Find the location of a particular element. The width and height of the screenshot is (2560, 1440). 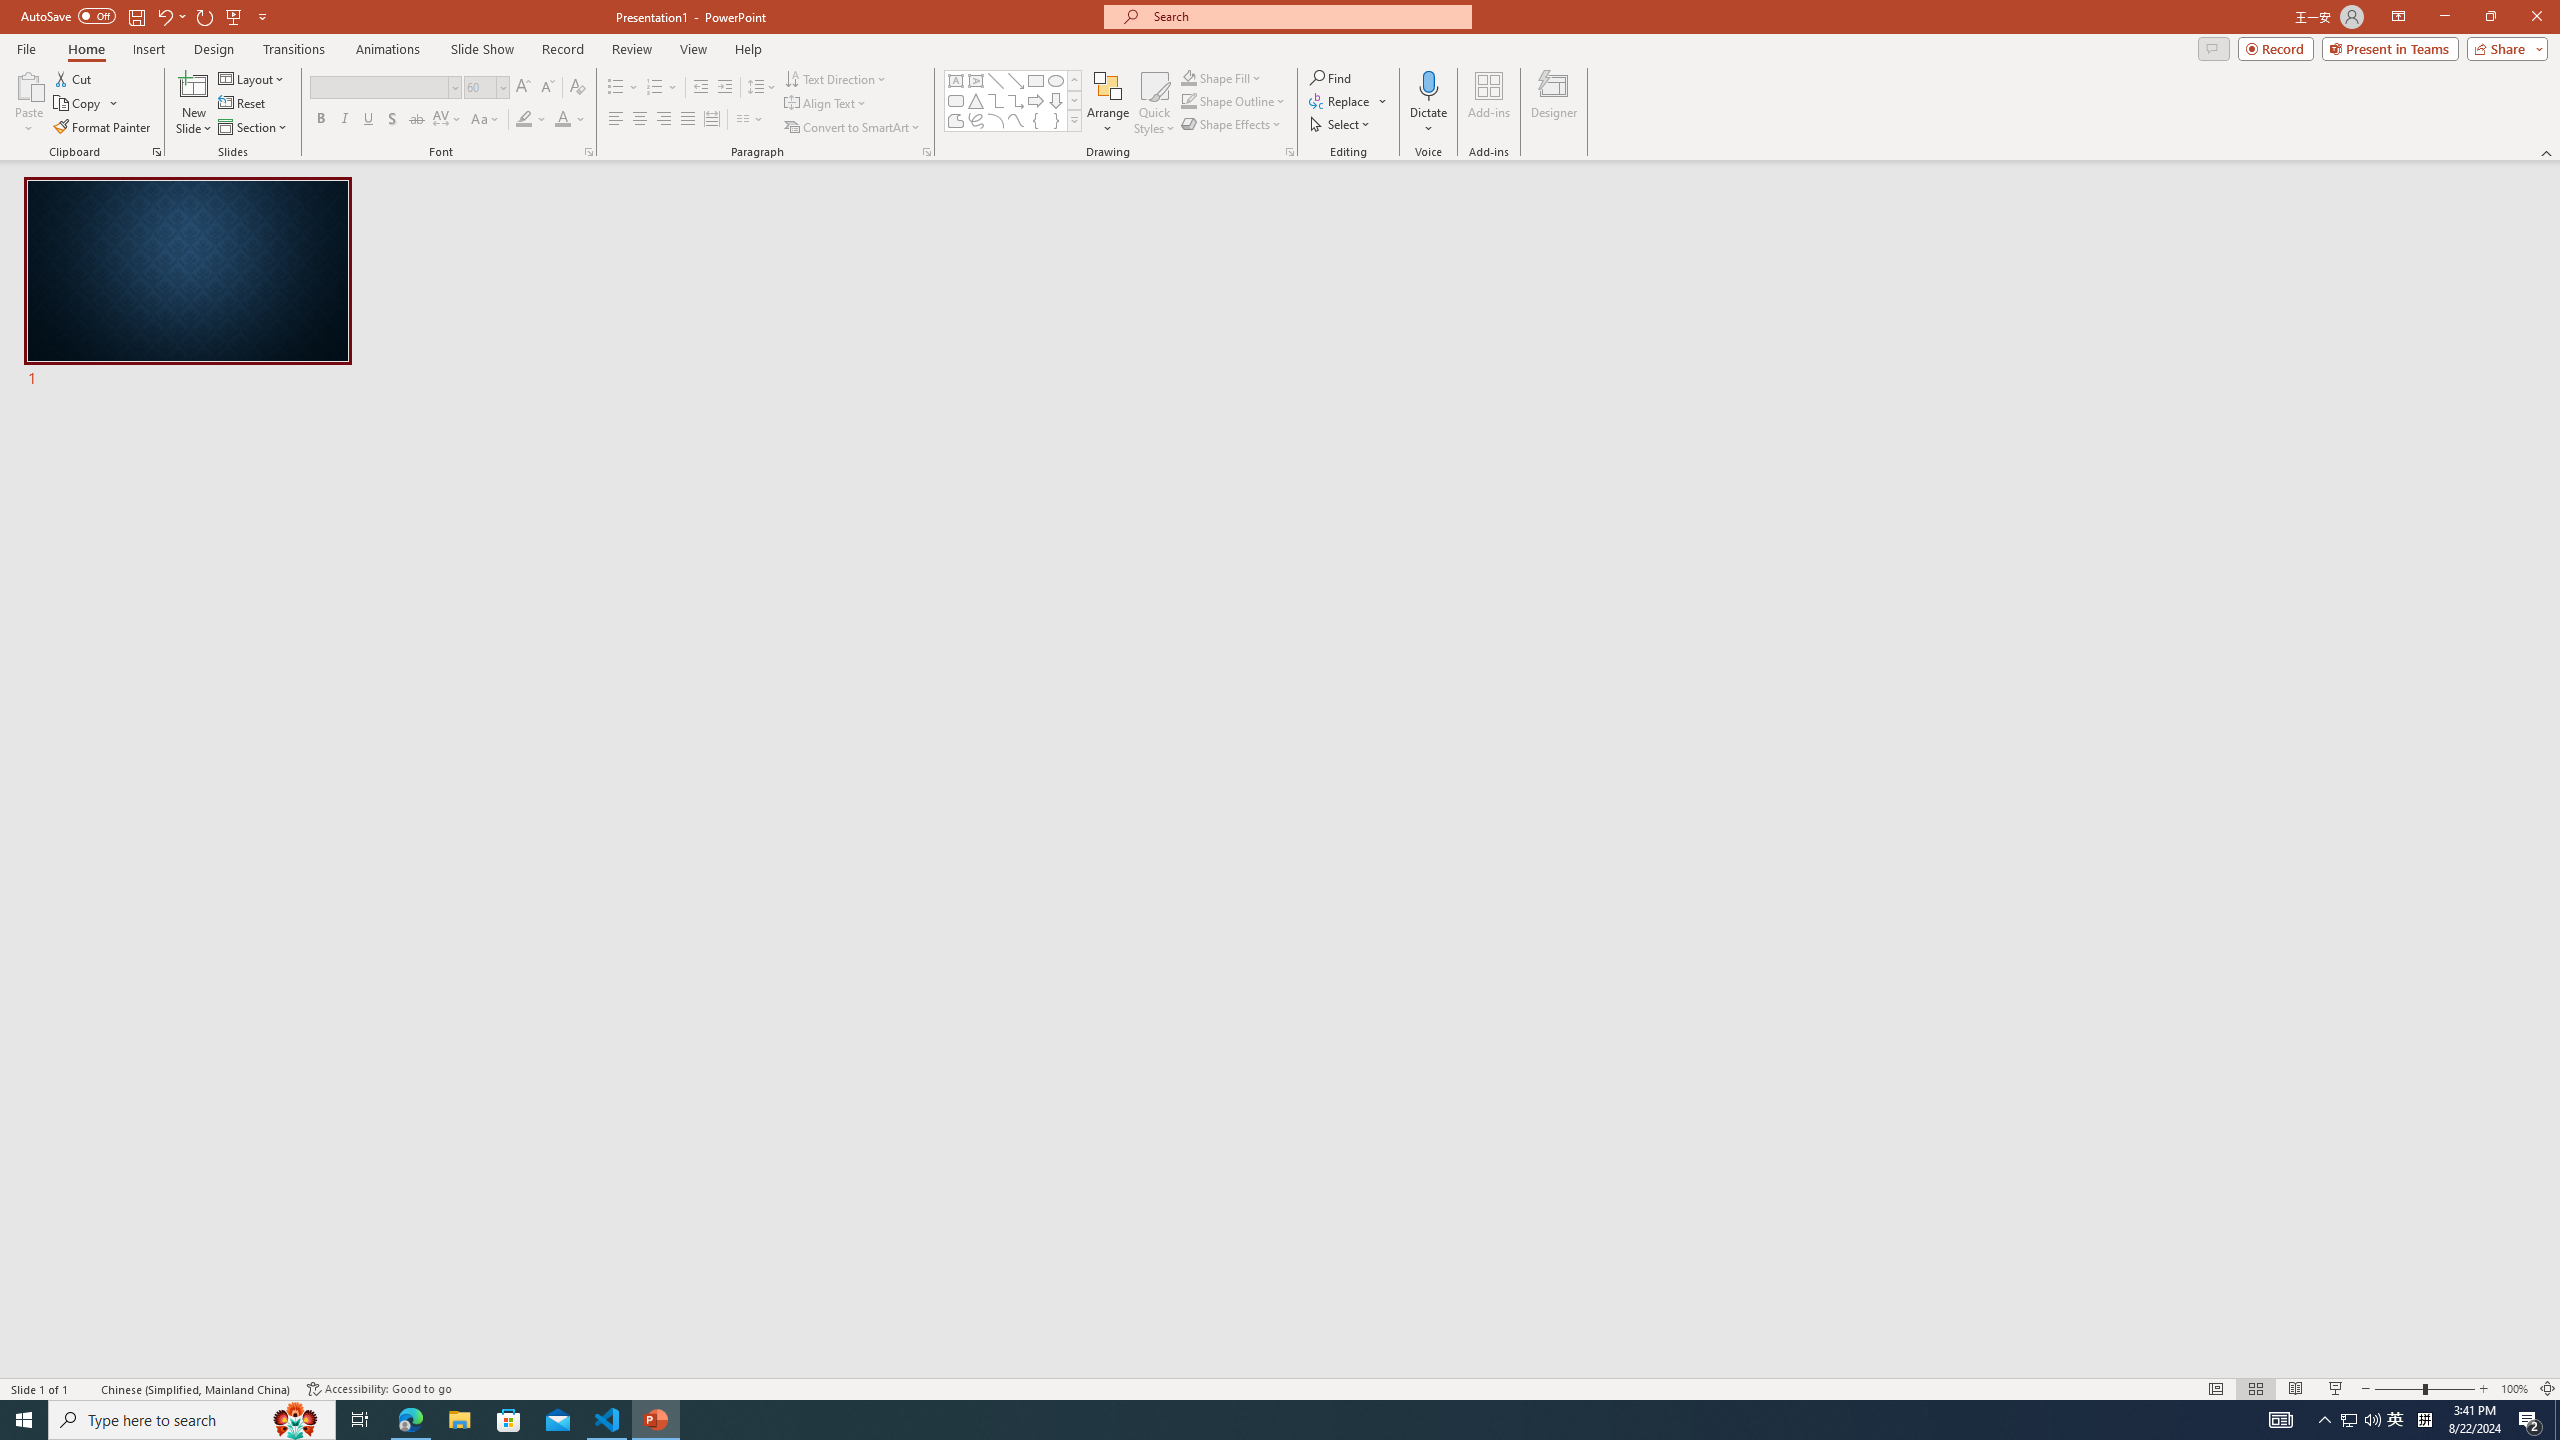

'Rectangle' is located at coordinates (1035, 80).